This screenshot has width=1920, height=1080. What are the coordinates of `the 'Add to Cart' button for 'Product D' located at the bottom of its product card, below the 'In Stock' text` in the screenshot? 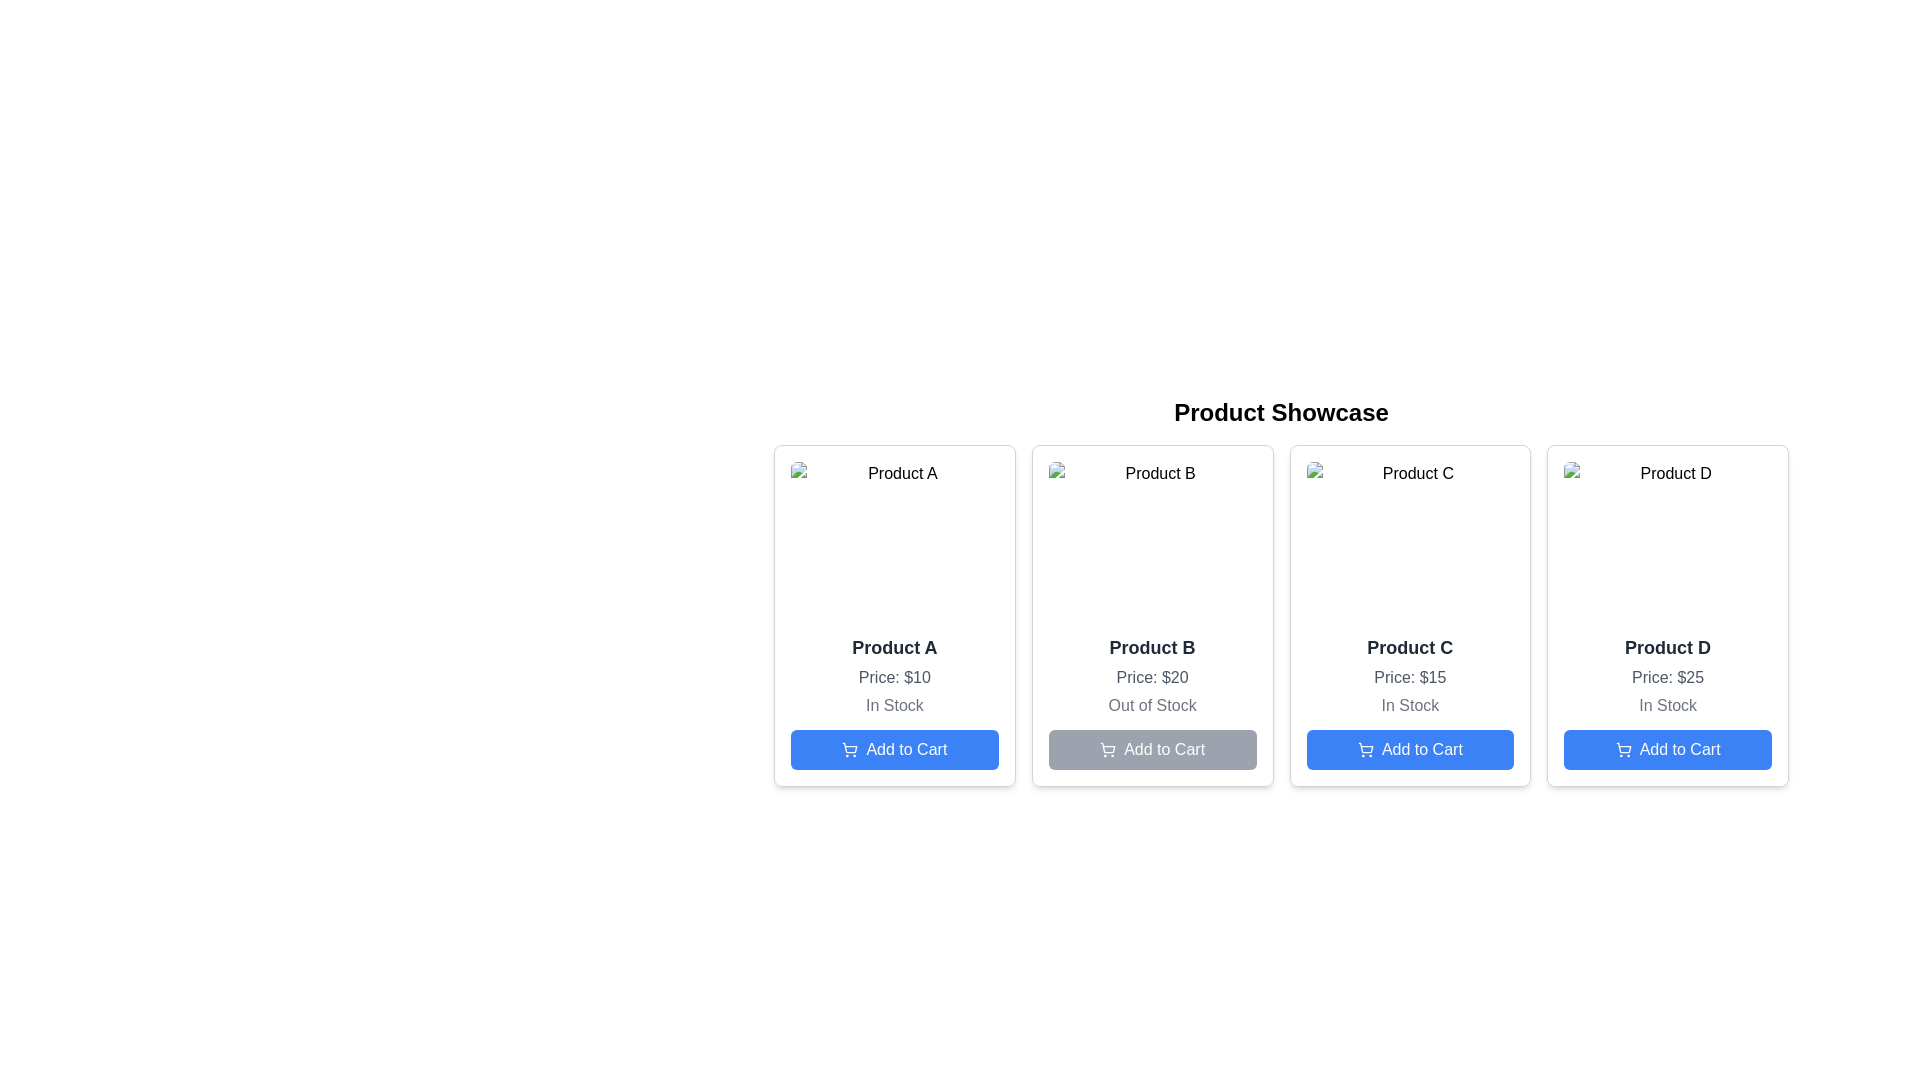 It's located at (1668, 749).